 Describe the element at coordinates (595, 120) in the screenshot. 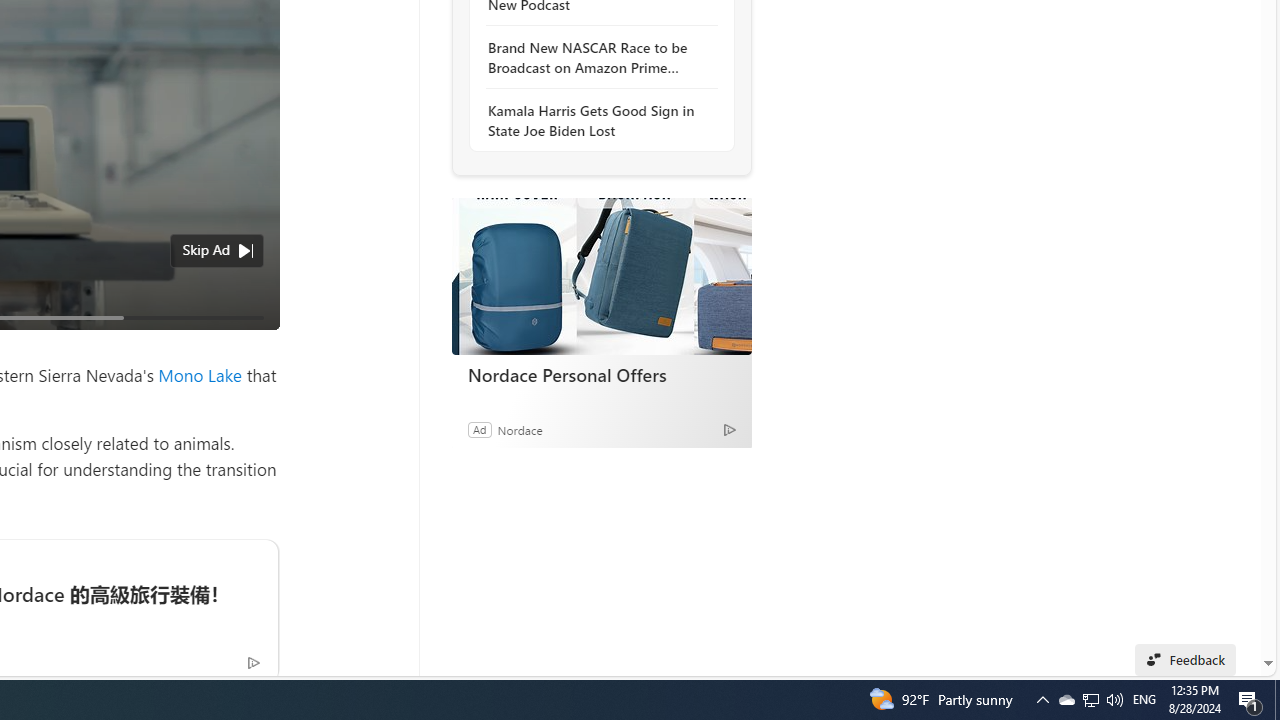

I see `'Kamala Harris Gets Good Sign in State Joe Biden Lost'` at that location.